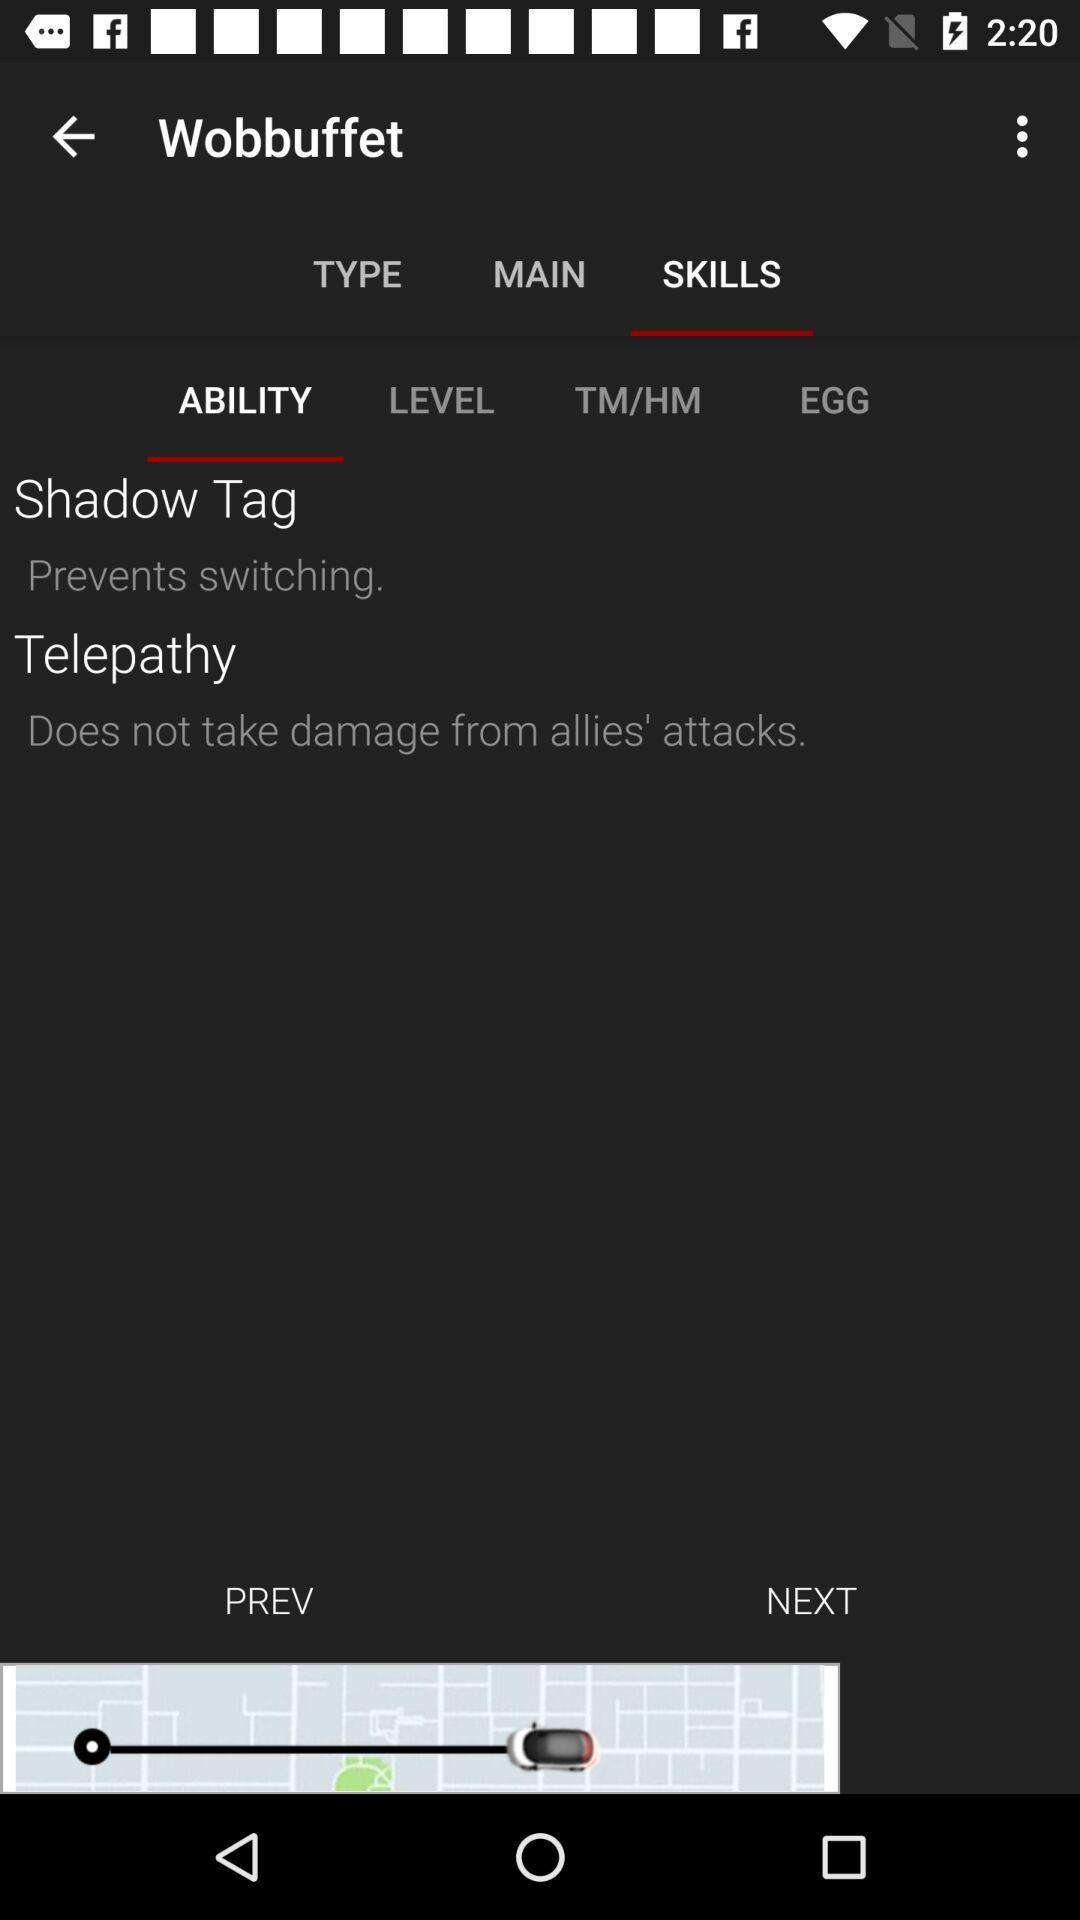 The image size is (1080, 1920). I want to click on the 3 vertical dots at the top right corner of the page, so click(1027, 136).